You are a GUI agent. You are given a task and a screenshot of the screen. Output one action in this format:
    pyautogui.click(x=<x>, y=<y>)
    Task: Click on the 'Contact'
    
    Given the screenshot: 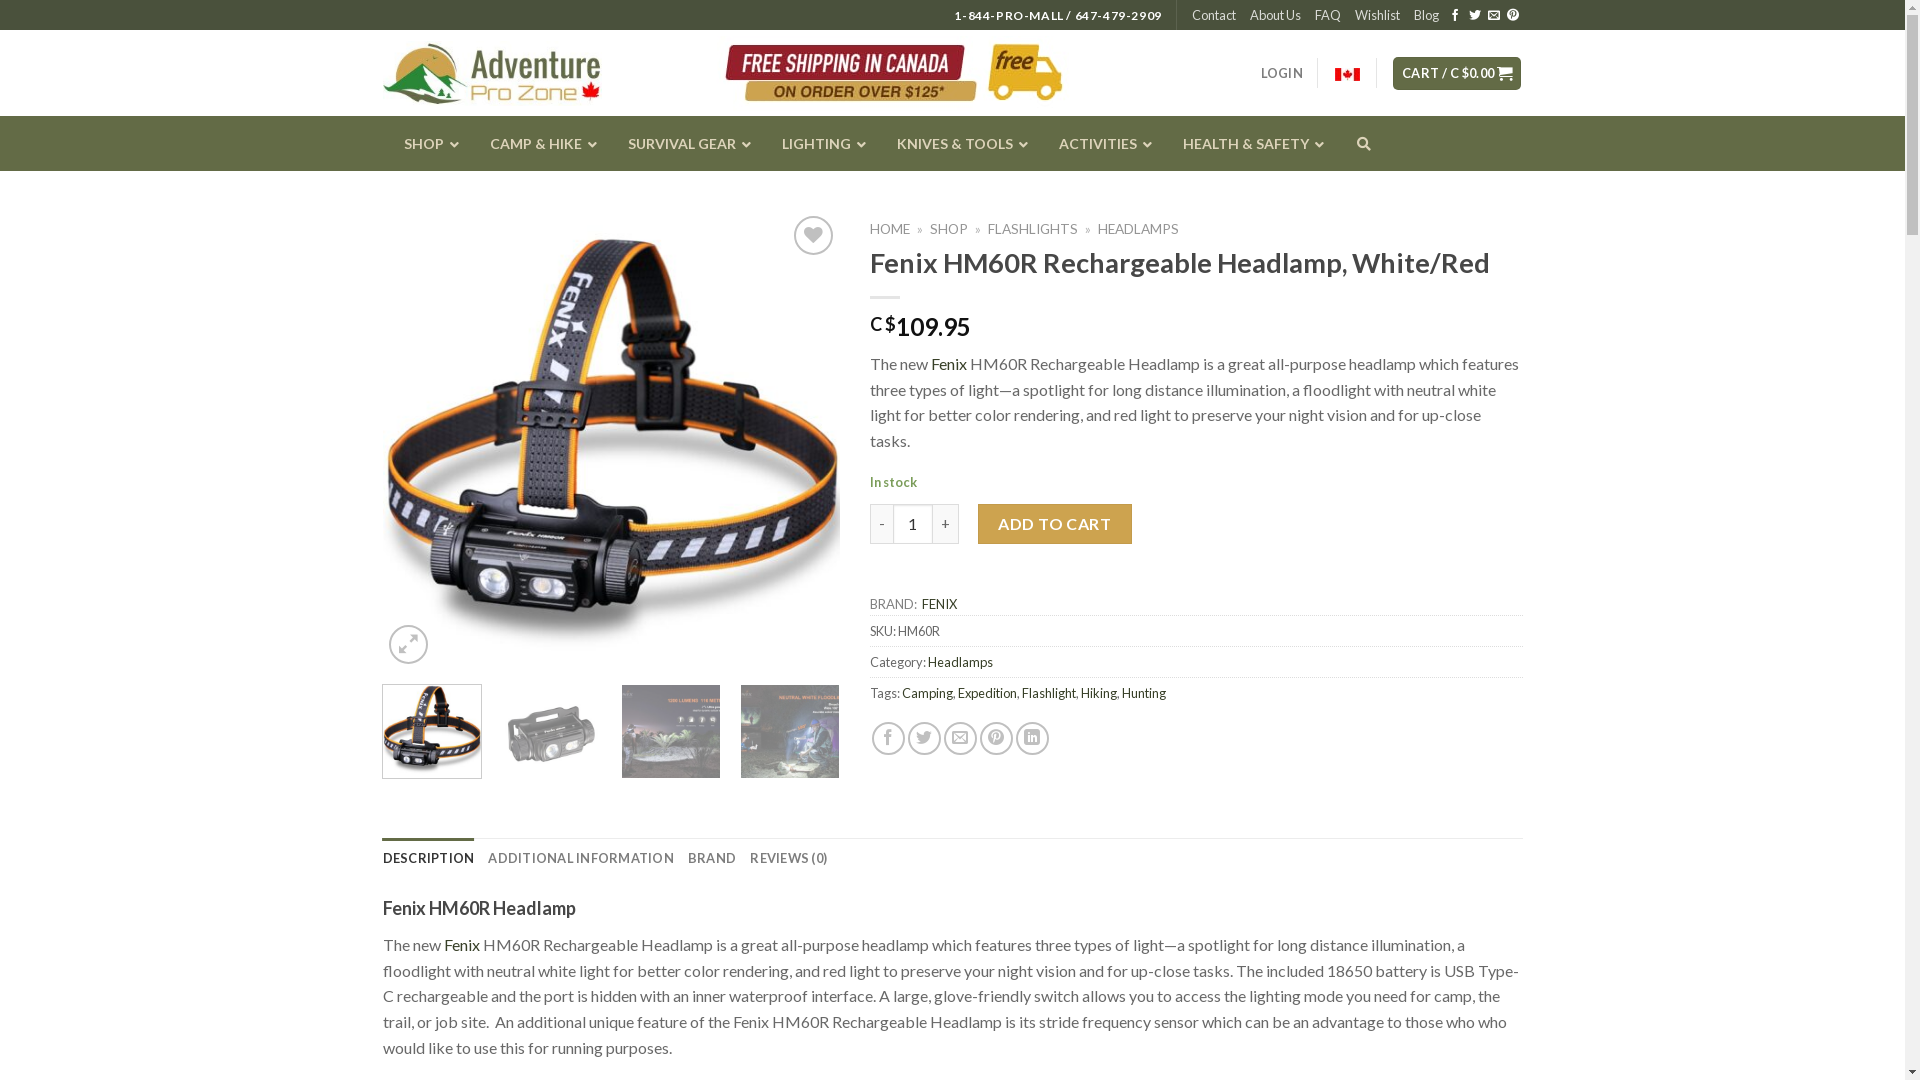 What is the action you would take?
    pyautogui.click(x=1213, y=15)
    